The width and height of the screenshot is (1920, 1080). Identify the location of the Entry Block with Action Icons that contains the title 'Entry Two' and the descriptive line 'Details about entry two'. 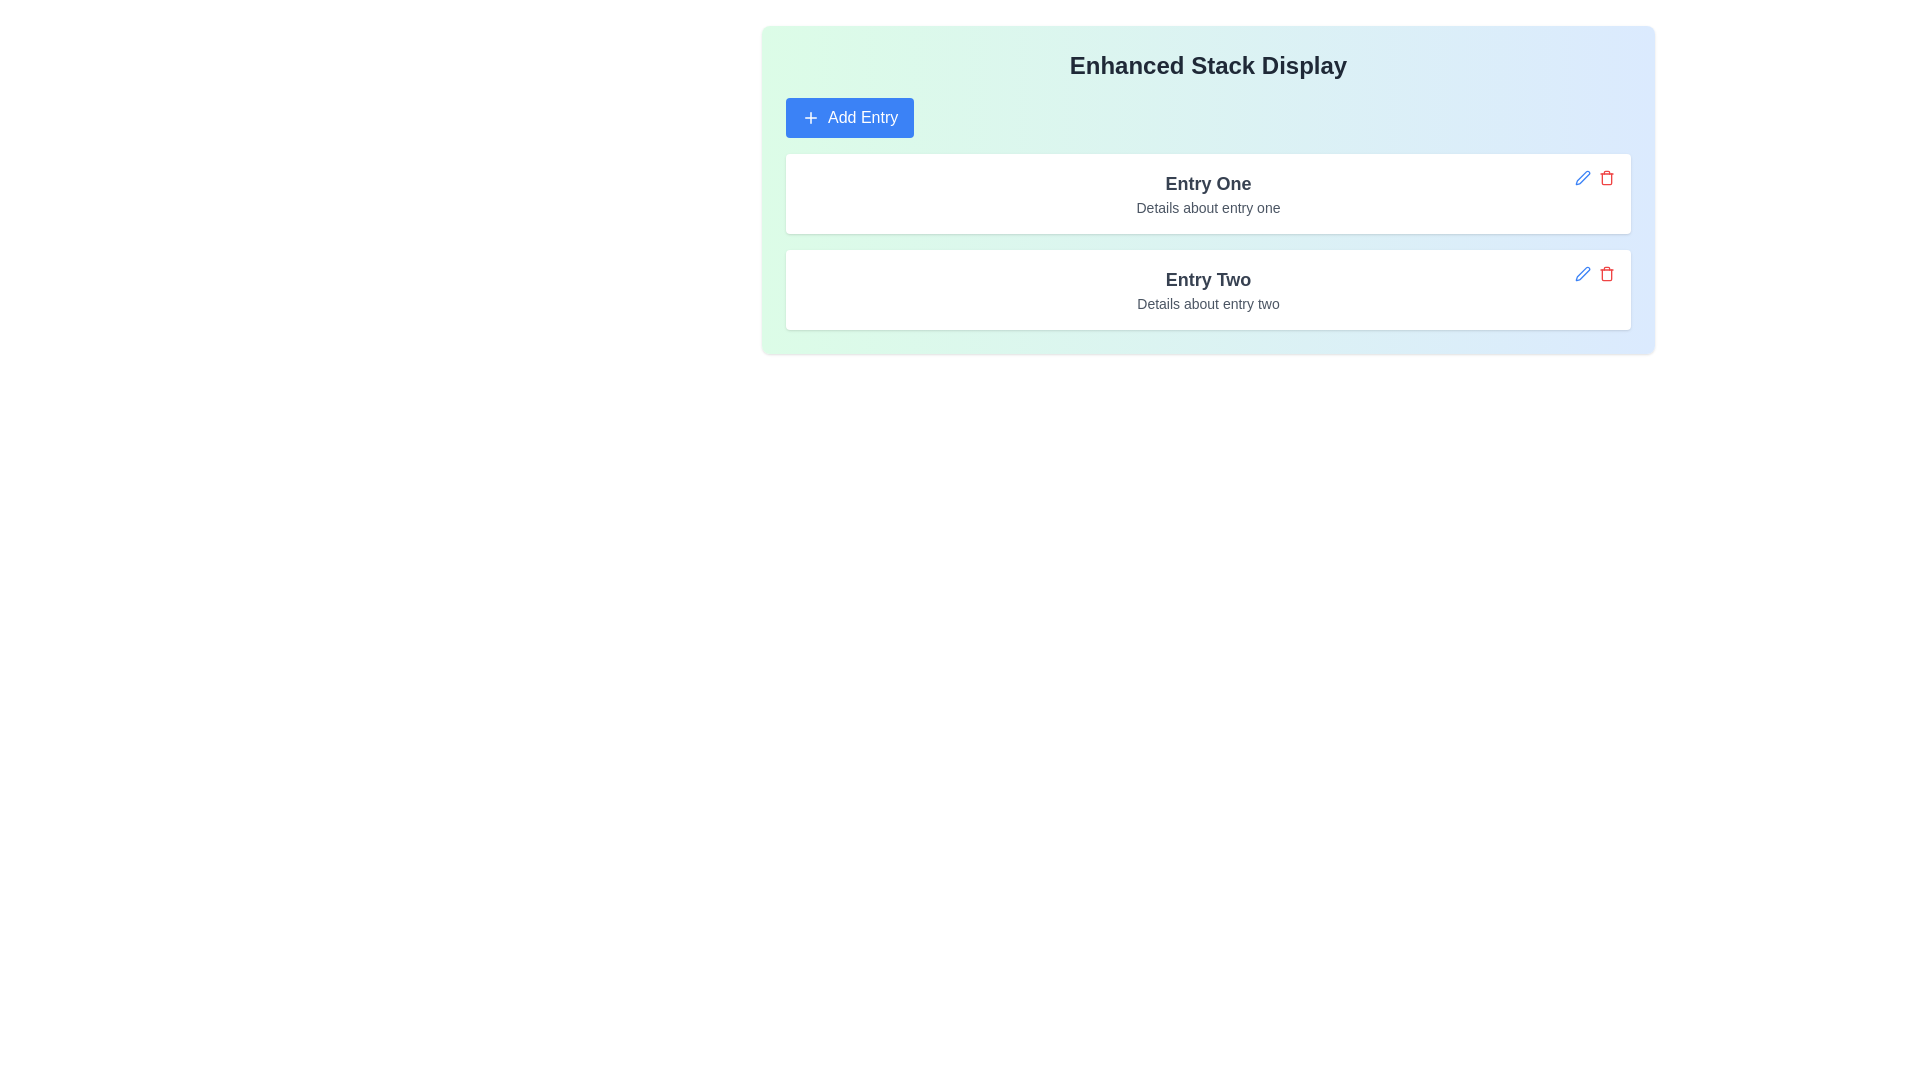
(1207, 289).